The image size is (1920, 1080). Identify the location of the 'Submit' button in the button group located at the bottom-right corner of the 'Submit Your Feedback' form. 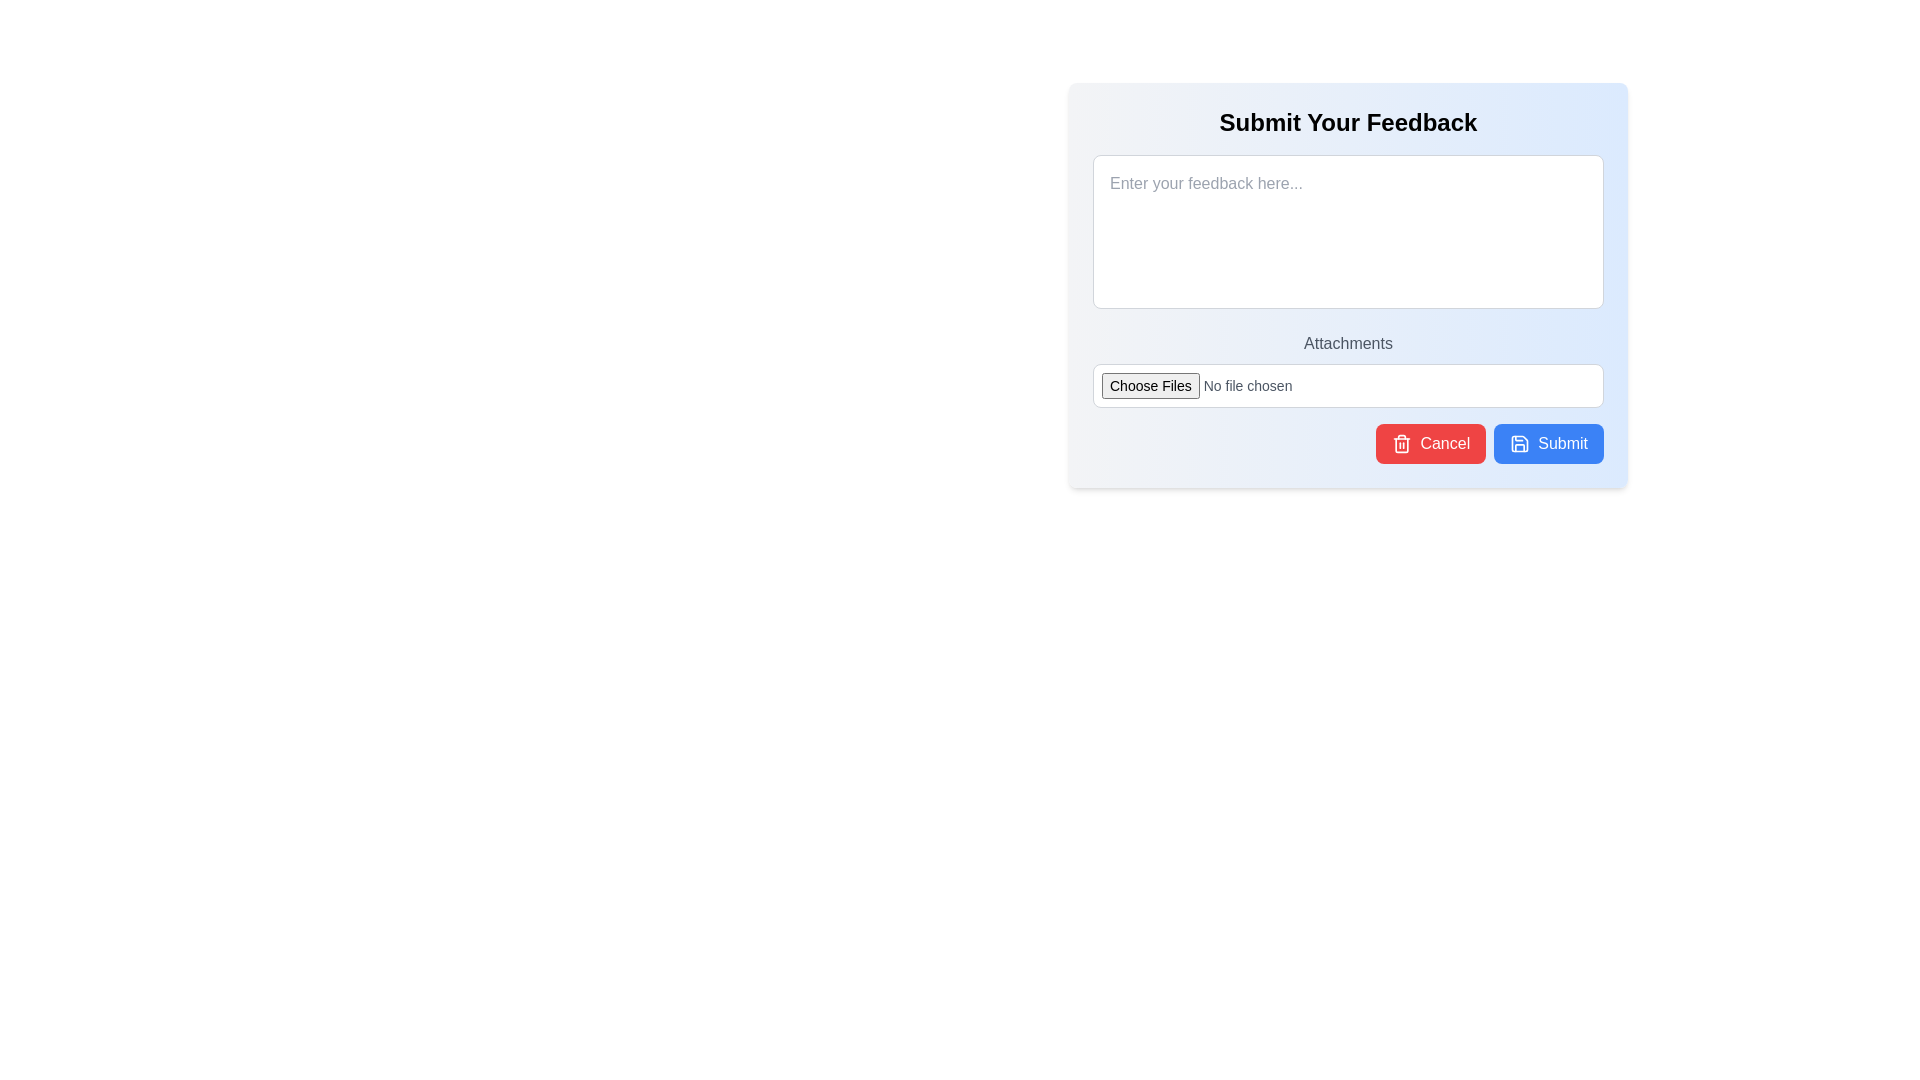
(1348, 442).